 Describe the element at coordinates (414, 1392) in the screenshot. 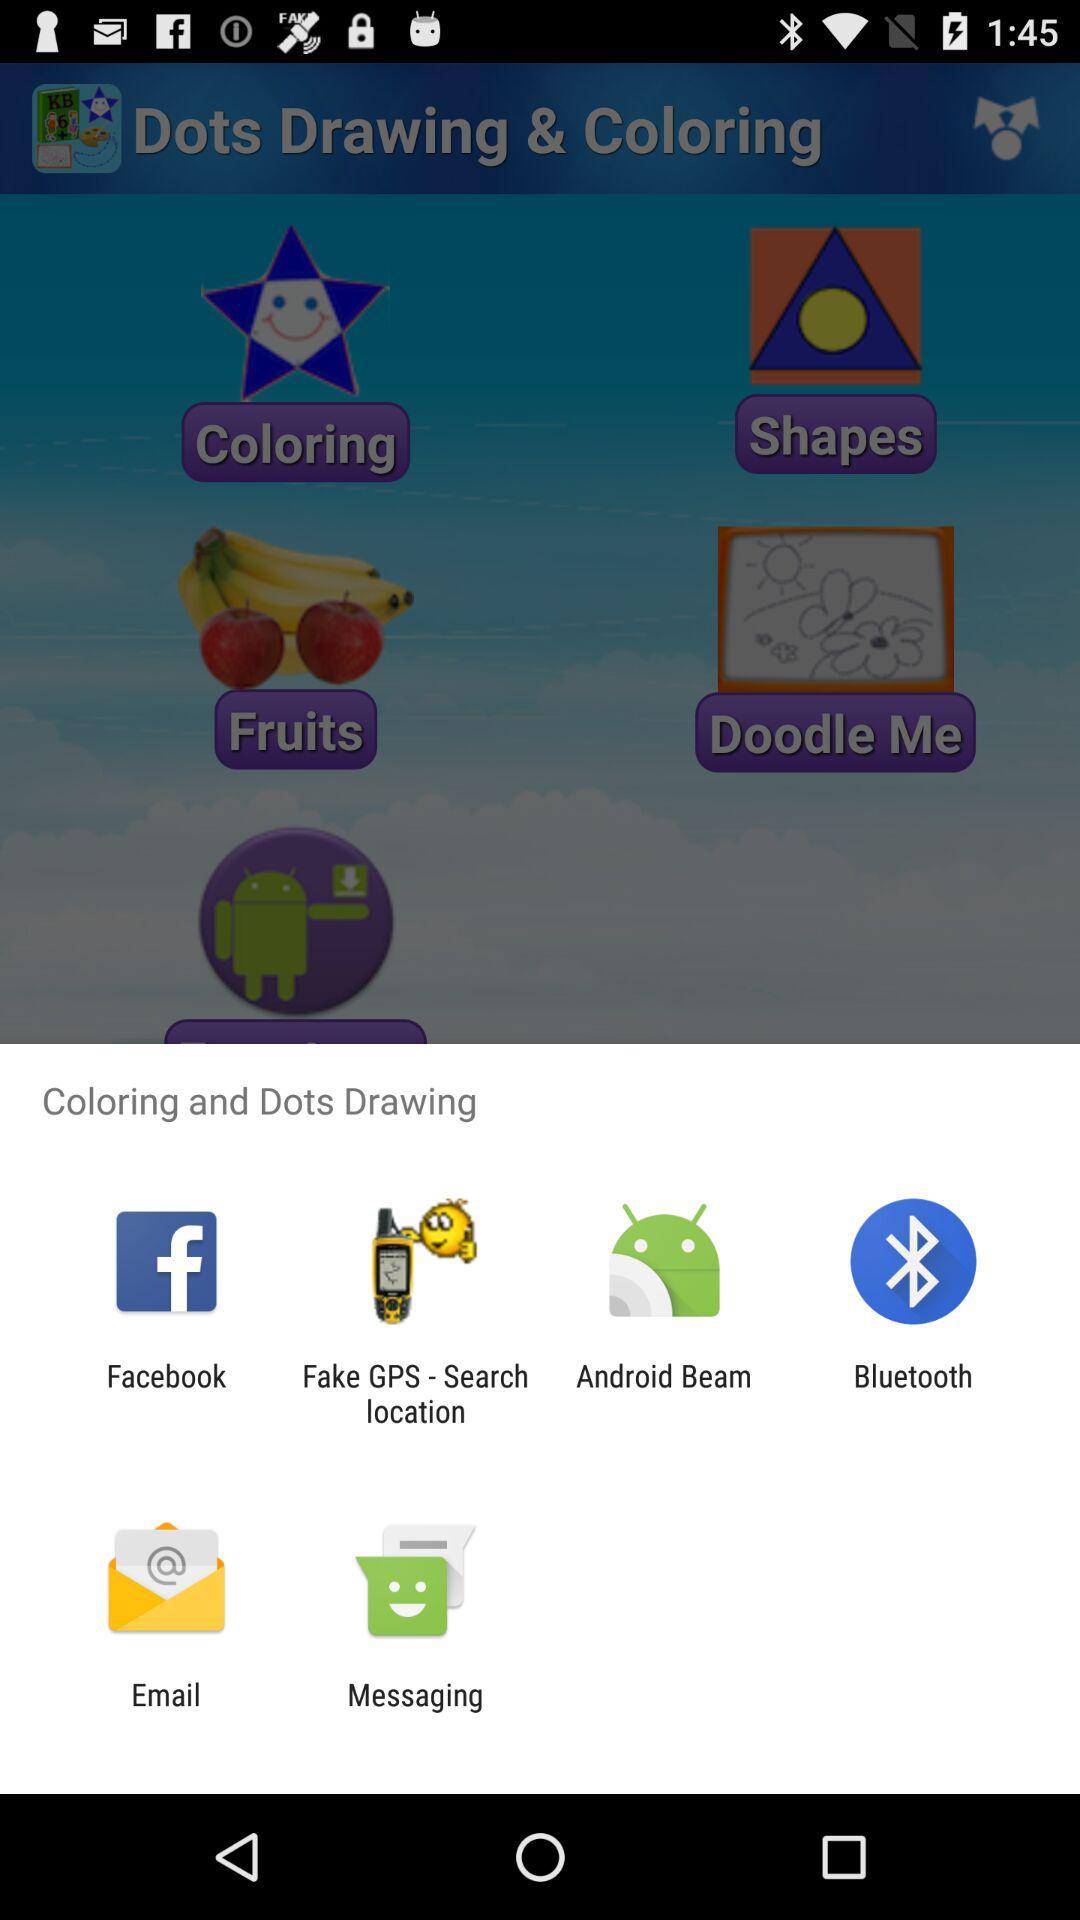

I see `the fake gps search` at that location.